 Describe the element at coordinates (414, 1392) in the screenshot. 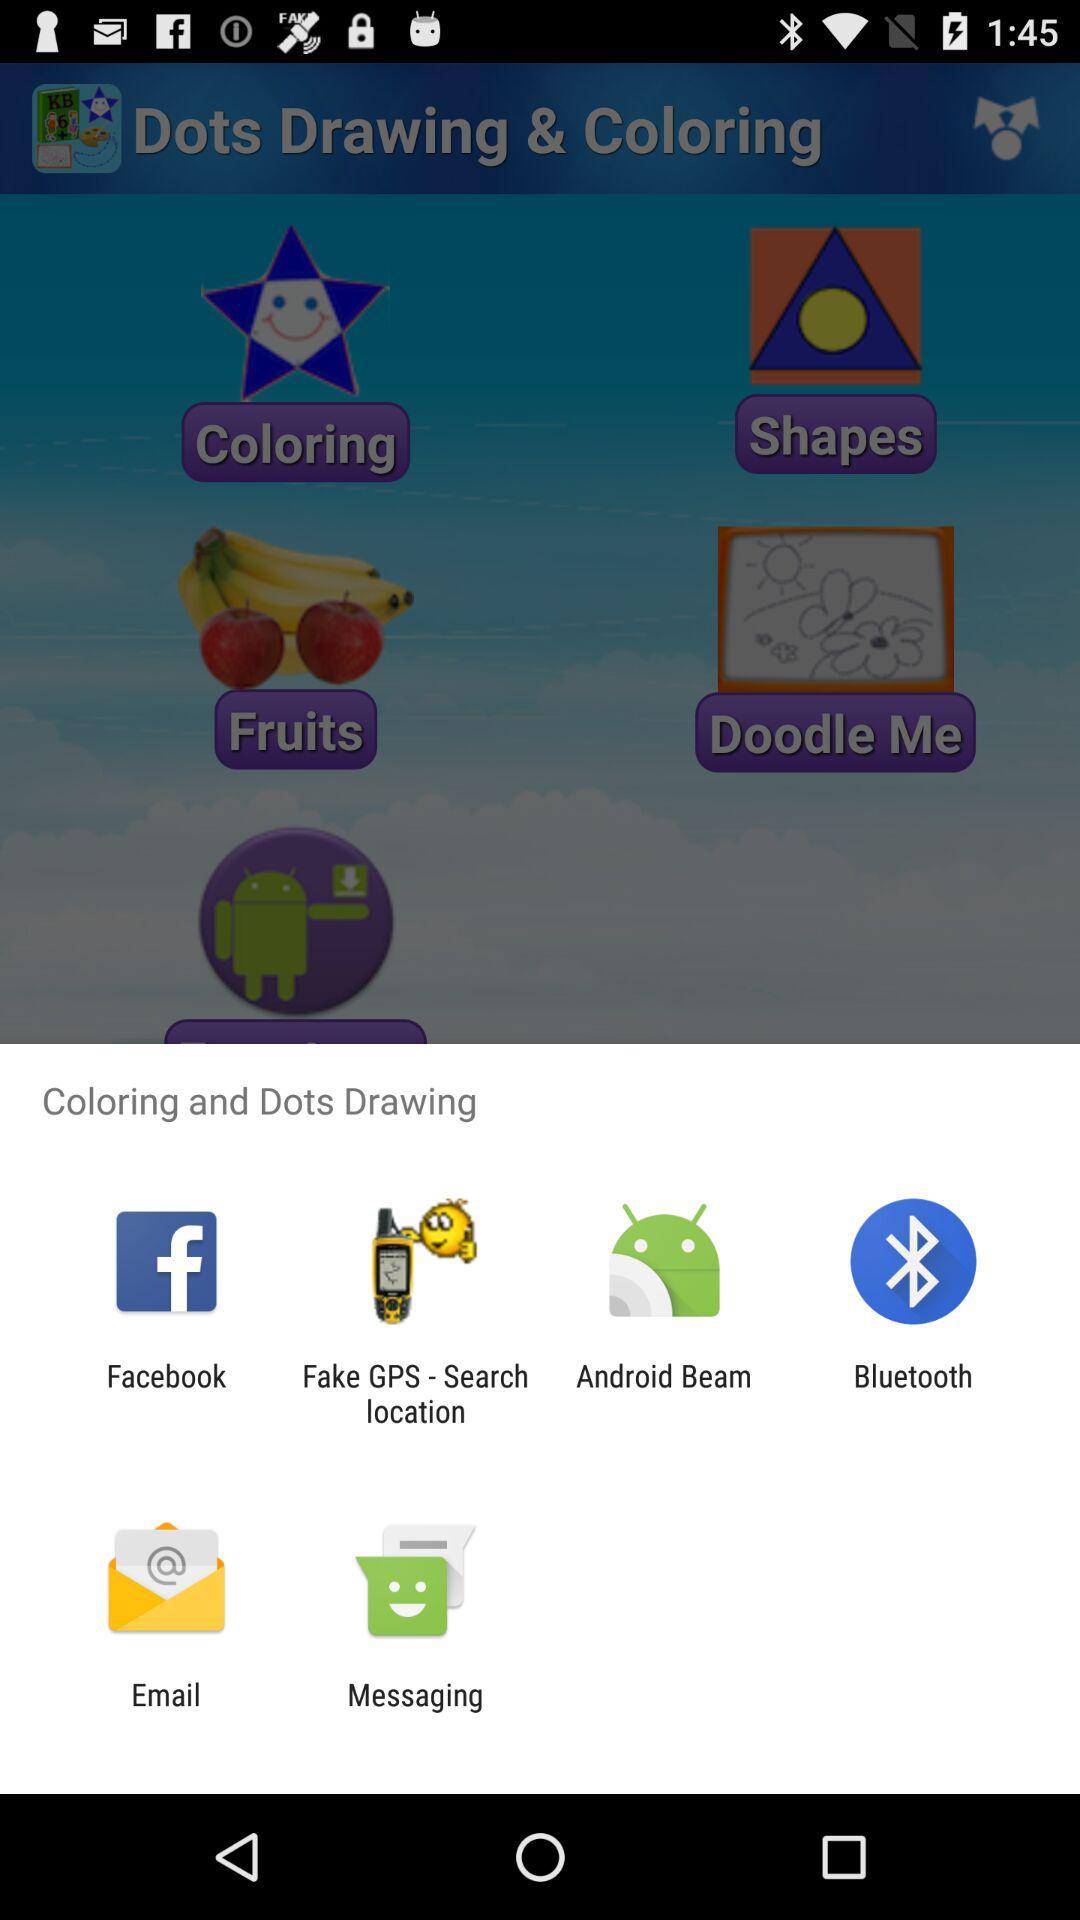

I see `the fake gps search` at that location.